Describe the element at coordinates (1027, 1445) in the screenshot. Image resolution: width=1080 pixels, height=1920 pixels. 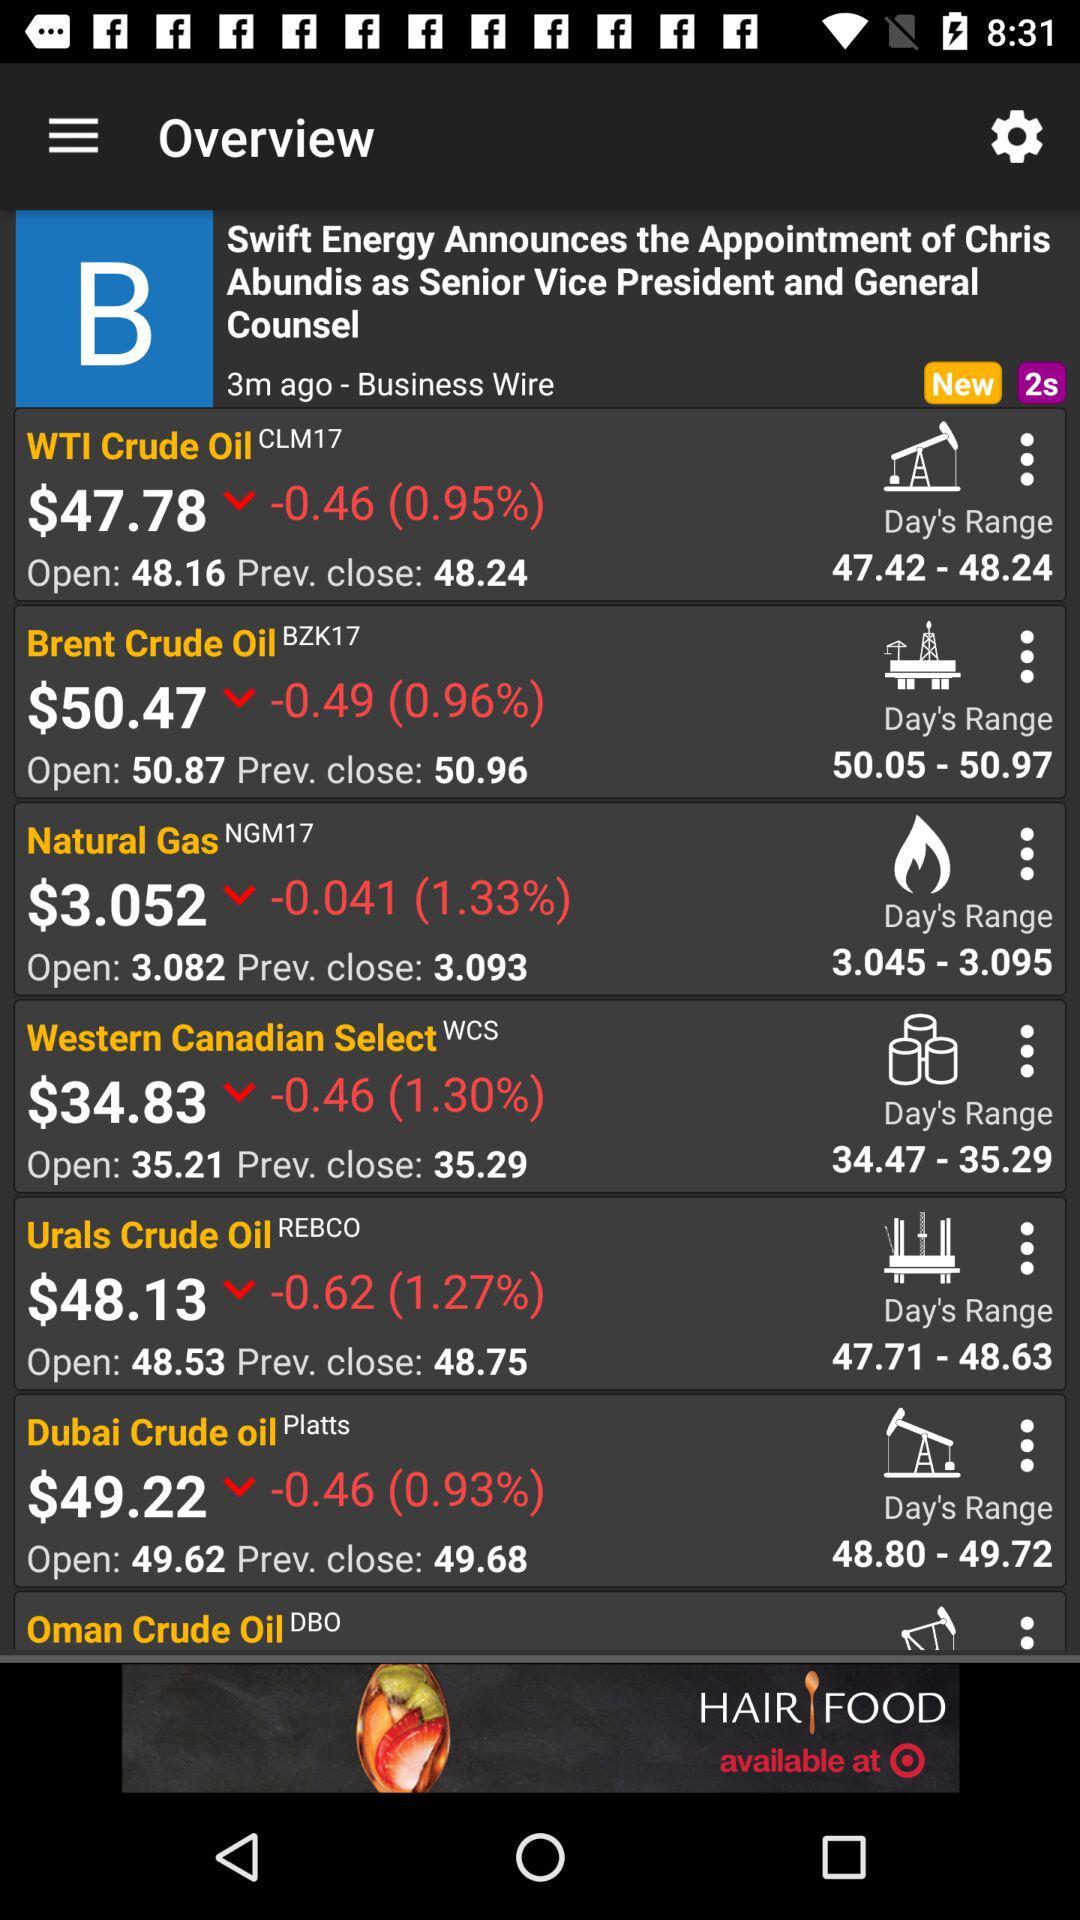
I see `more options to dubai crude oil` at that location.